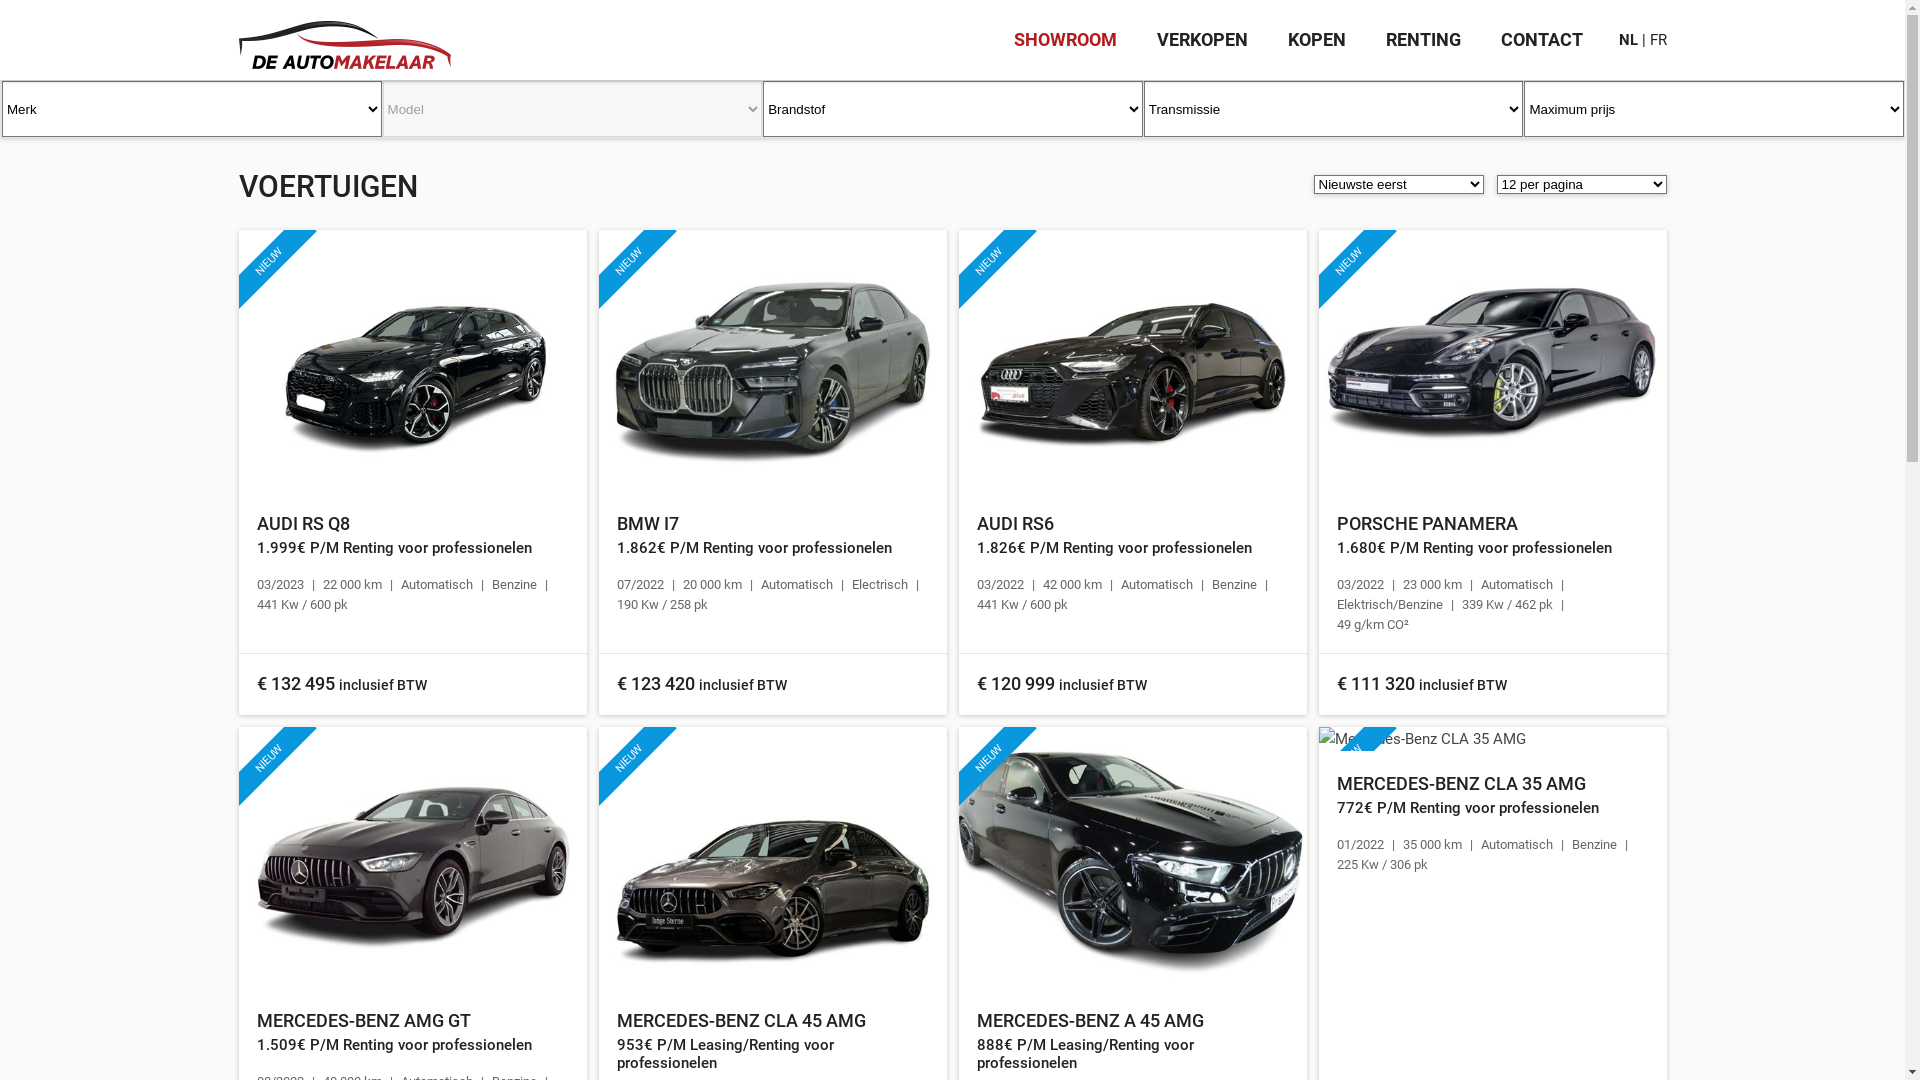  I want to click on 'VERKOPEN', so click(1200, 39).